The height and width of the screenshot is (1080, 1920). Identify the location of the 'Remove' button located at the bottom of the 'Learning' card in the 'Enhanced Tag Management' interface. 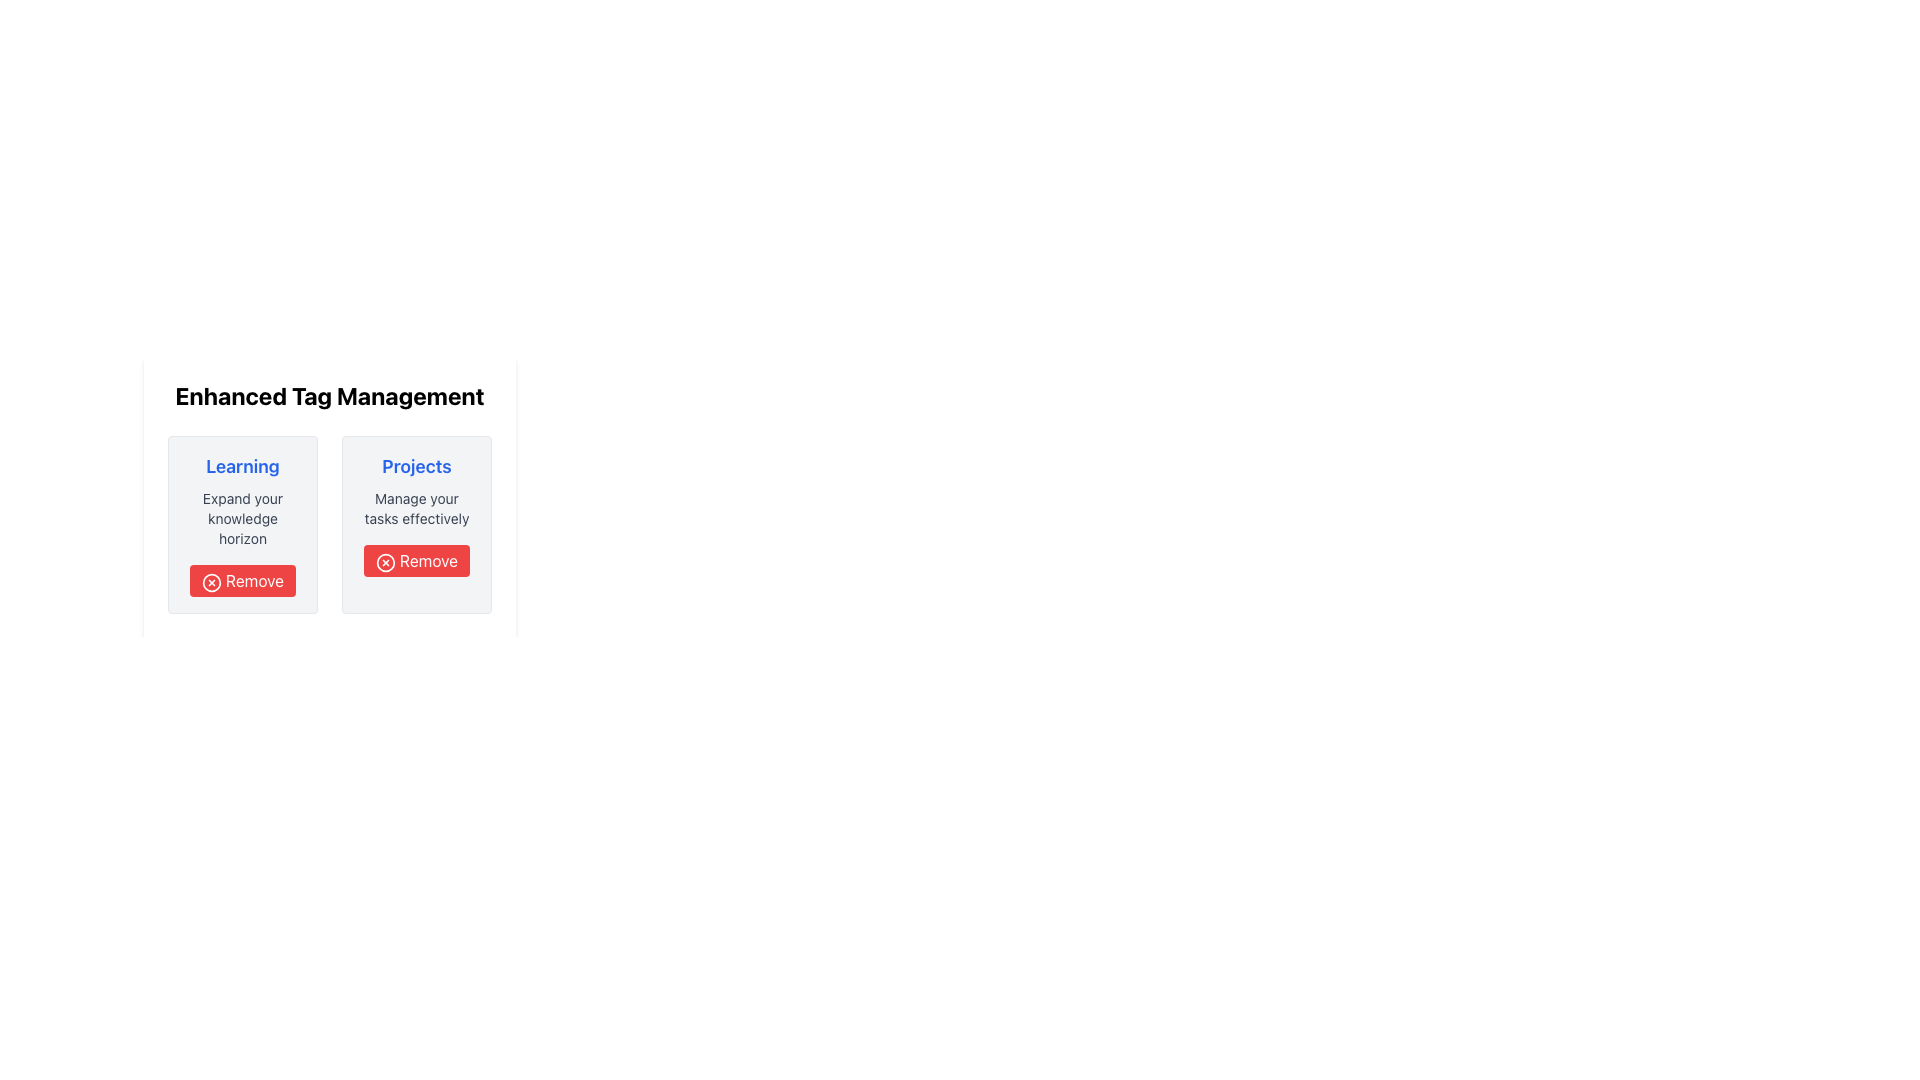
(242, 581).